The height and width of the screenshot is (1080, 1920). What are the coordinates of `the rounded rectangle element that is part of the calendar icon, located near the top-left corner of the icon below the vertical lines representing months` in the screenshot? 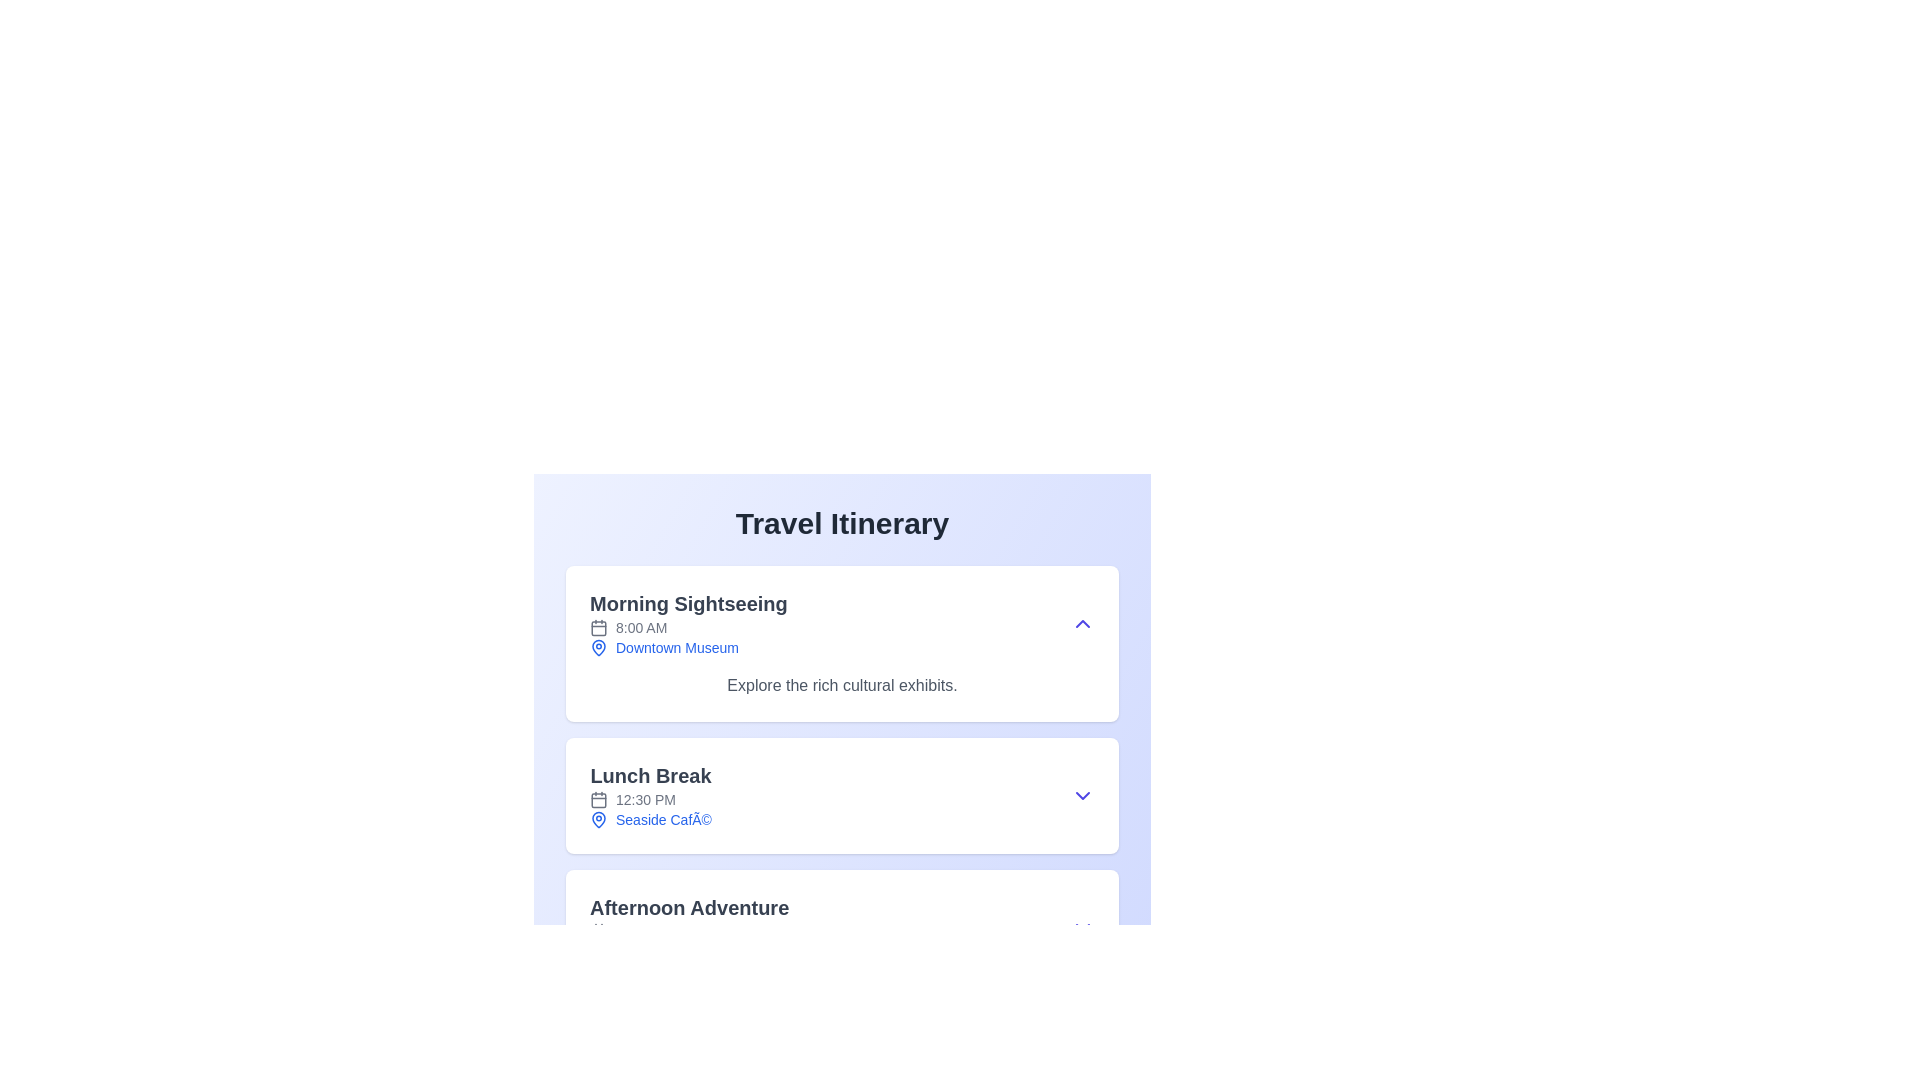 It's located at (598, 627).